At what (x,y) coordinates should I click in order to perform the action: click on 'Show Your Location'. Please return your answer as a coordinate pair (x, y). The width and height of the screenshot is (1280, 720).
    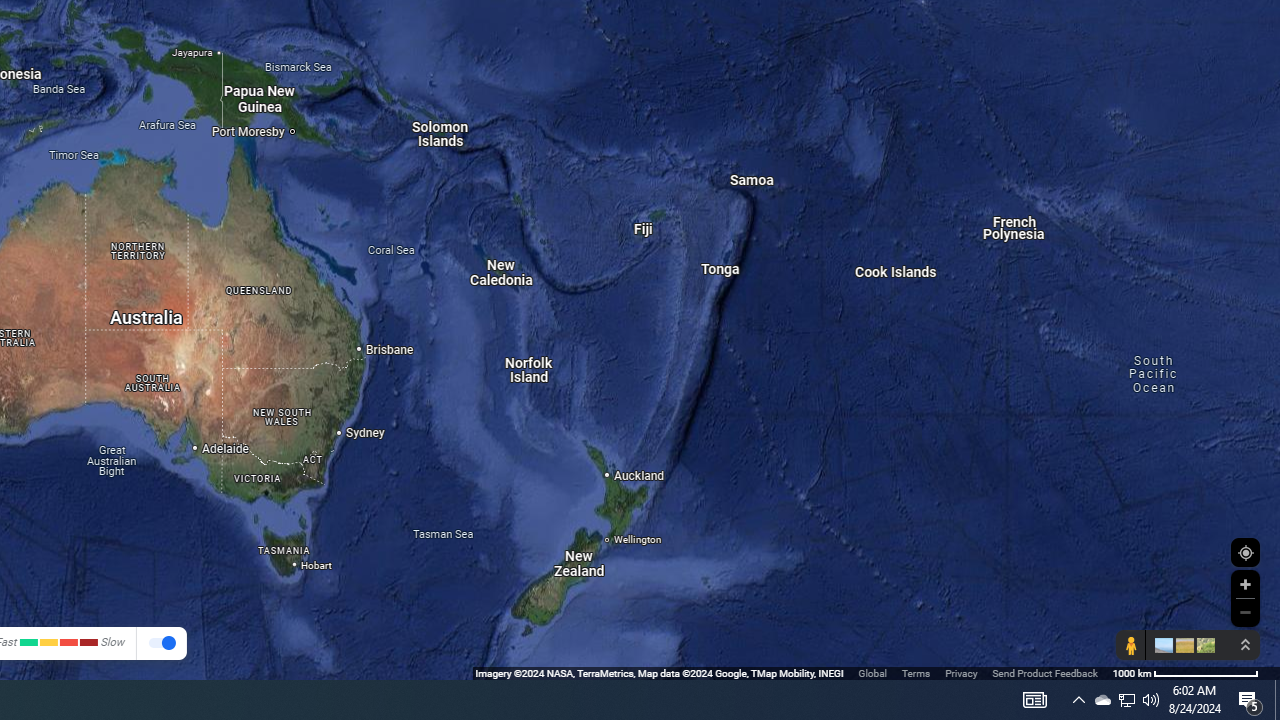
    Looking at the image, I should click on (1244, 552).